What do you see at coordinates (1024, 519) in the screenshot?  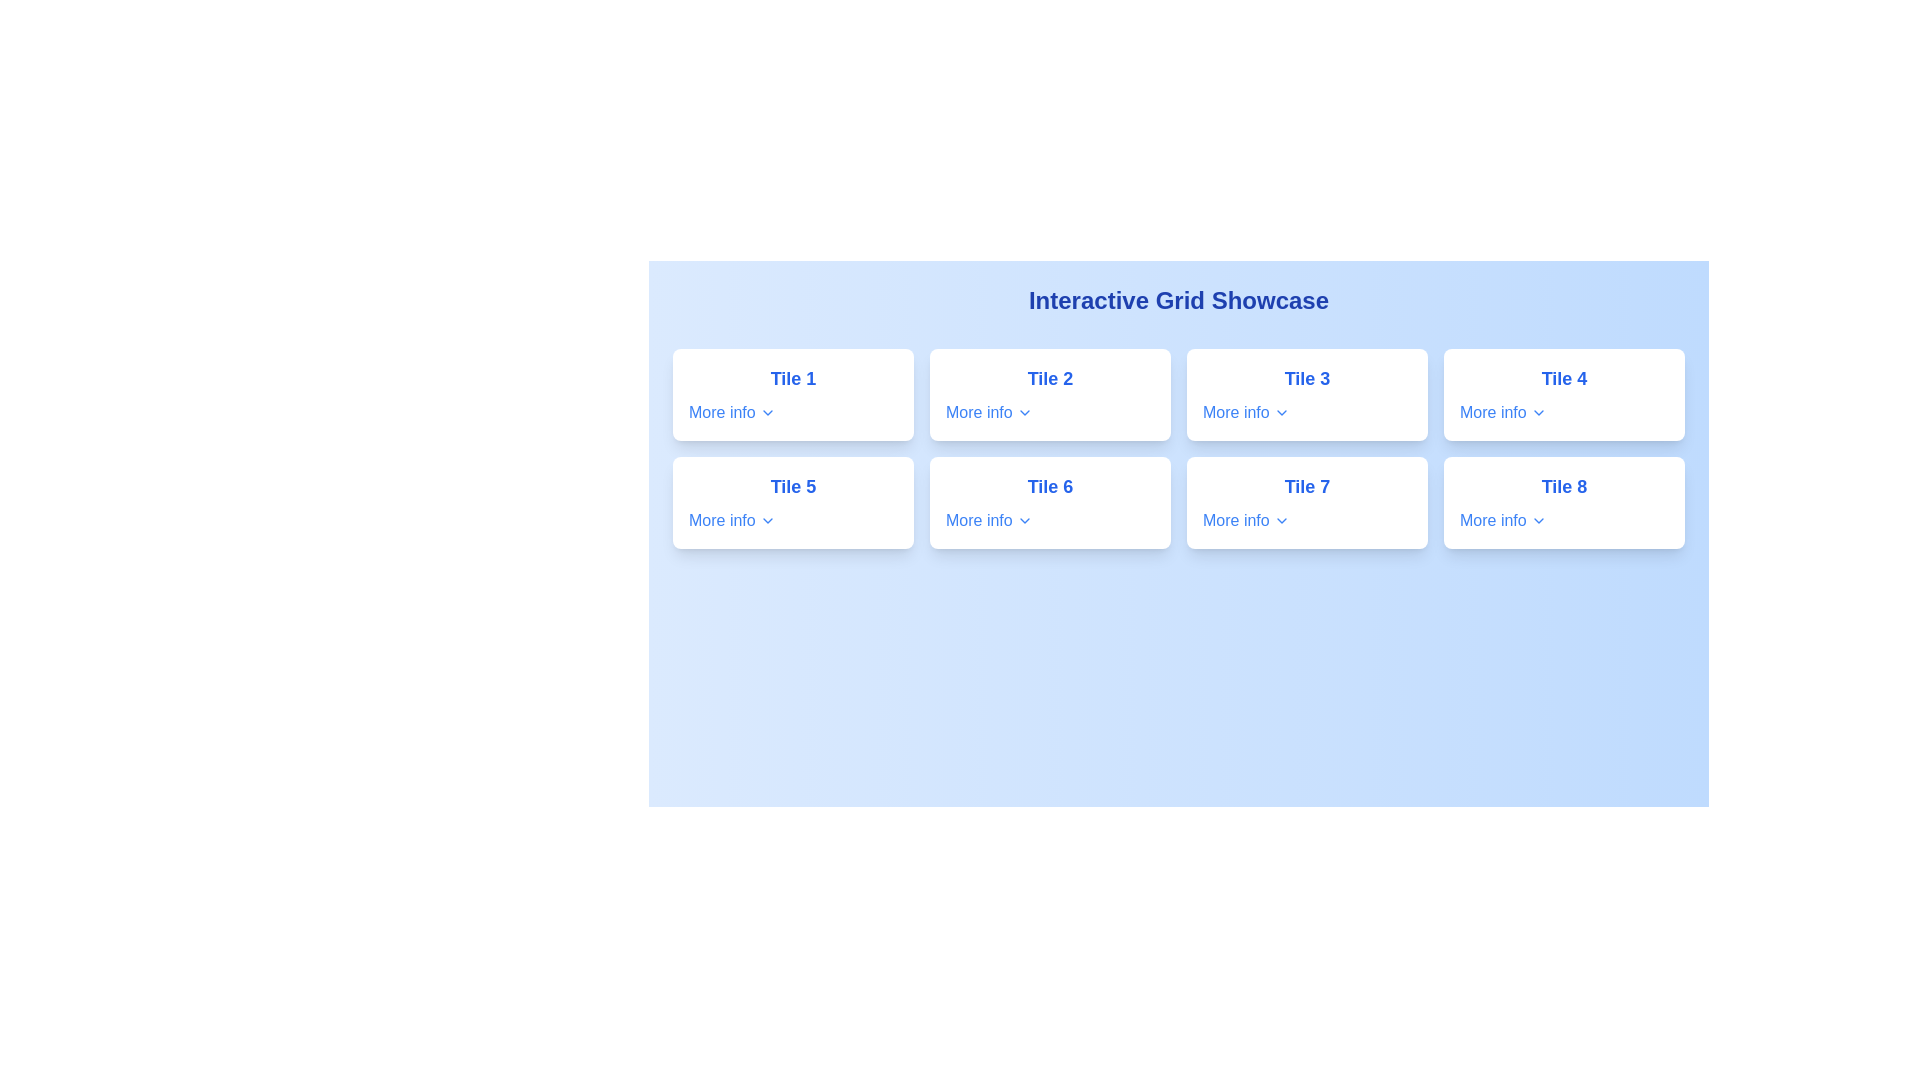 I see `the chevron-down icon located in the bottom-right section of the 'Tile 6' card, indicating additional information is available` at bounding box center [1024, 519].